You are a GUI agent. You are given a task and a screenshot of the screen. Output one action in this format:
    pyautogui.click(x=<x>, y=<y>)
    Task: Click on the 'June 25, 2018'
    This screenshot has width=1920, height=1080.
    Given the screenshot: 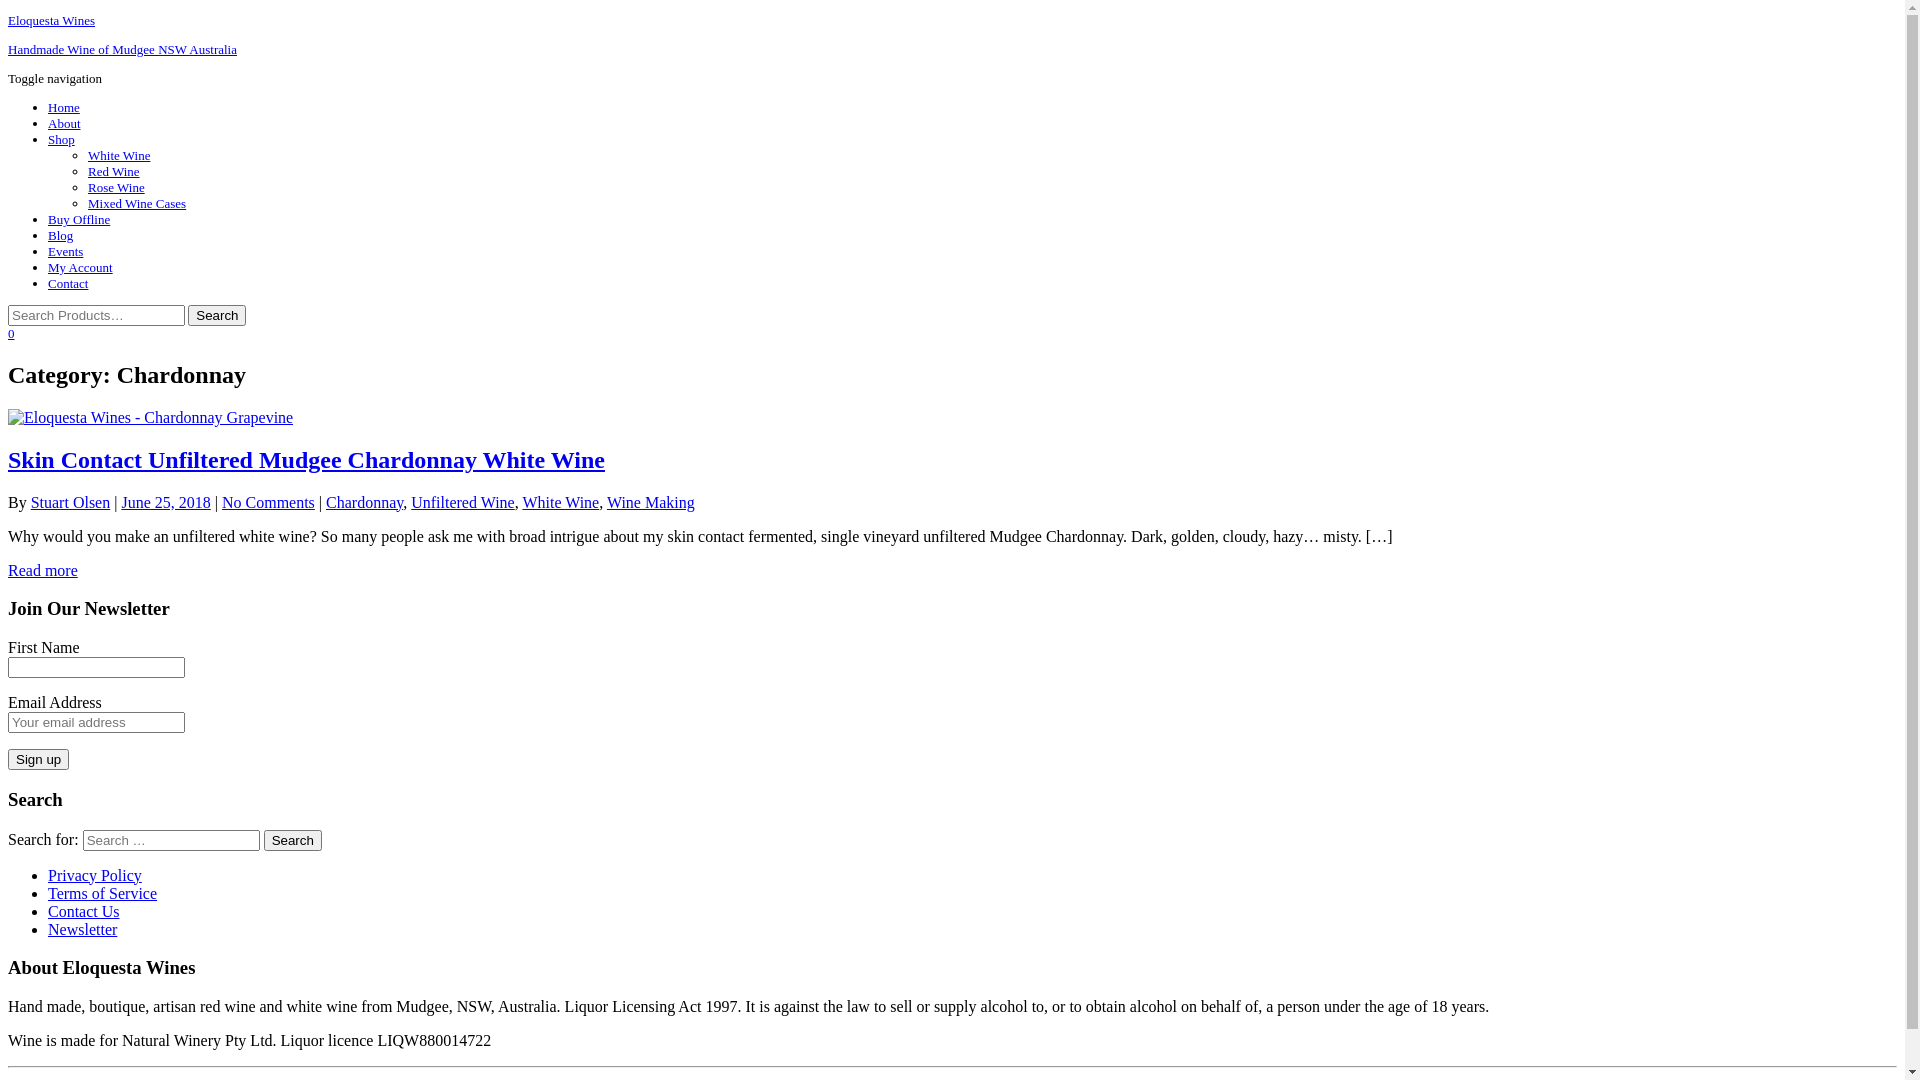 What is the action you would take?
    pyautogui.click(x=165, y=501)
    